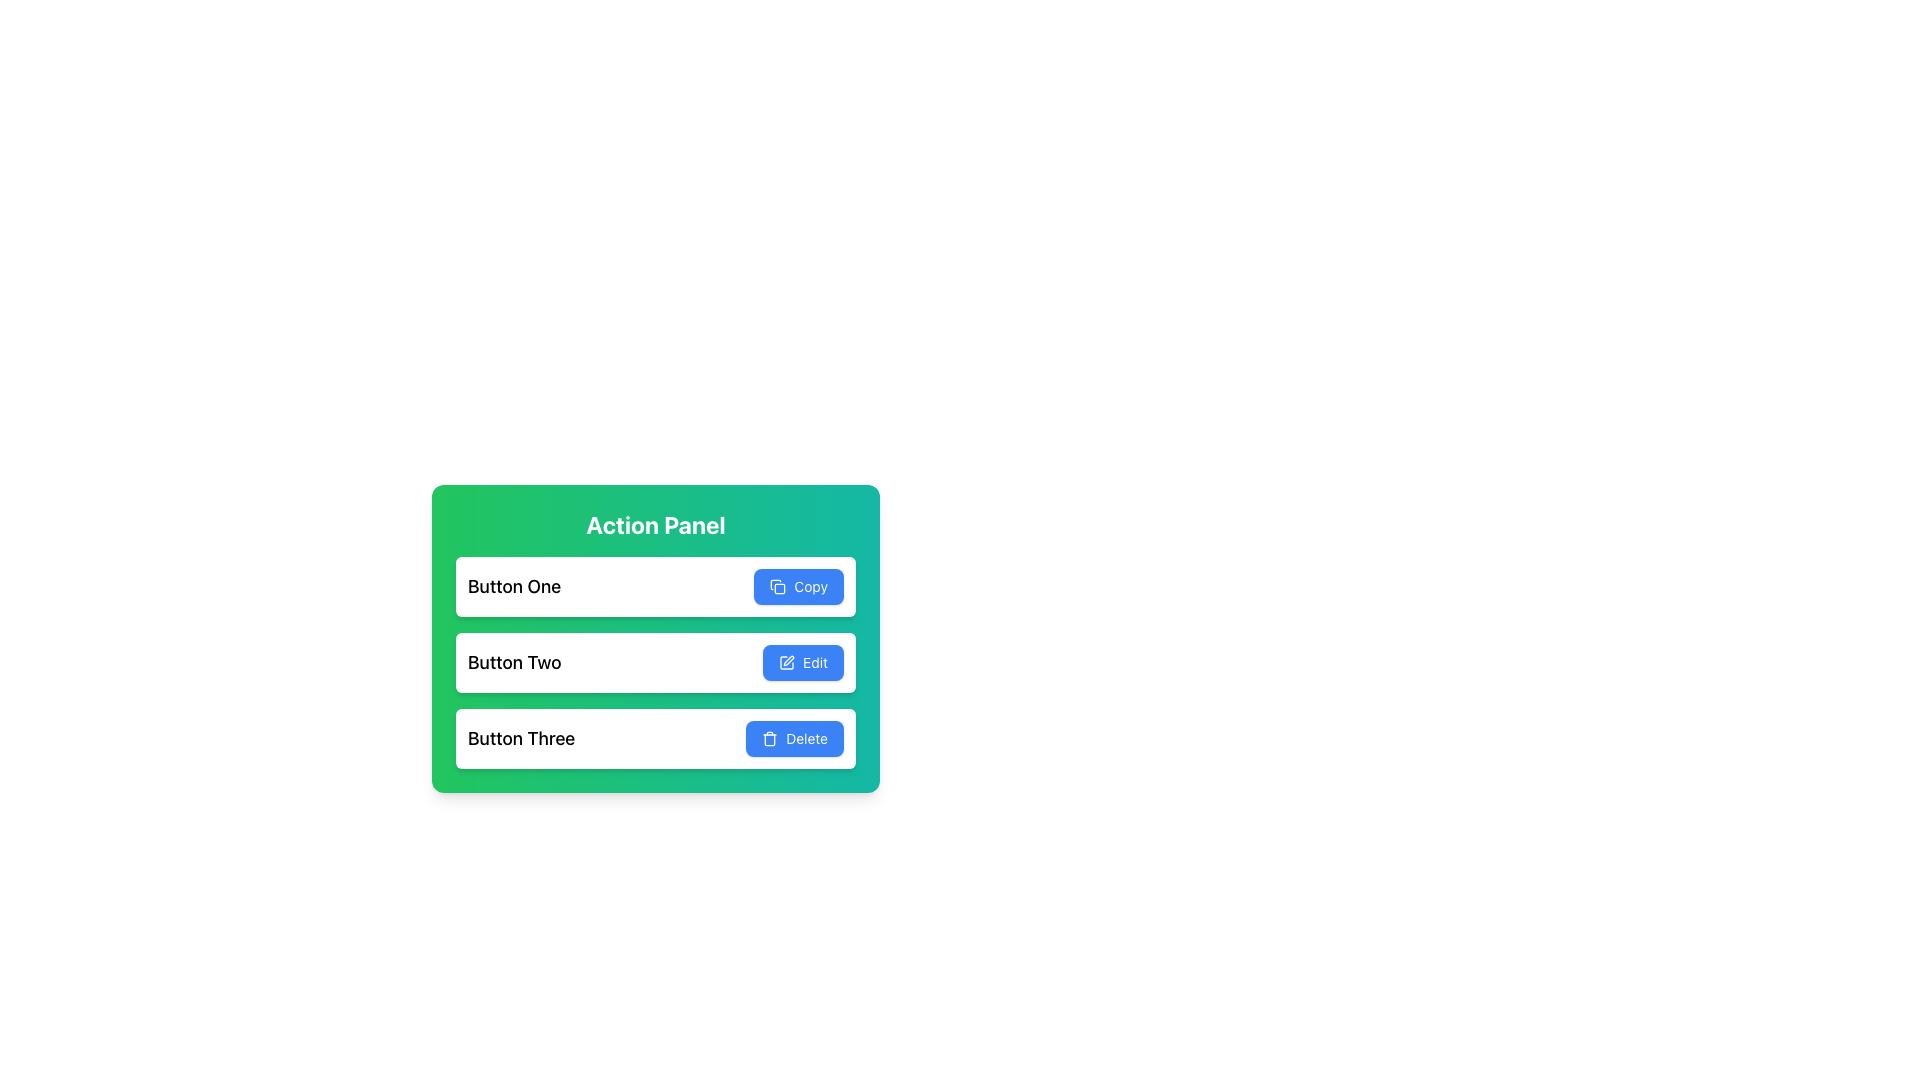 The image size is (1920, 1080). I want to click on the 'Edit' button with a blue background and white text located in the 'Button Two' section, so click(815, 663).